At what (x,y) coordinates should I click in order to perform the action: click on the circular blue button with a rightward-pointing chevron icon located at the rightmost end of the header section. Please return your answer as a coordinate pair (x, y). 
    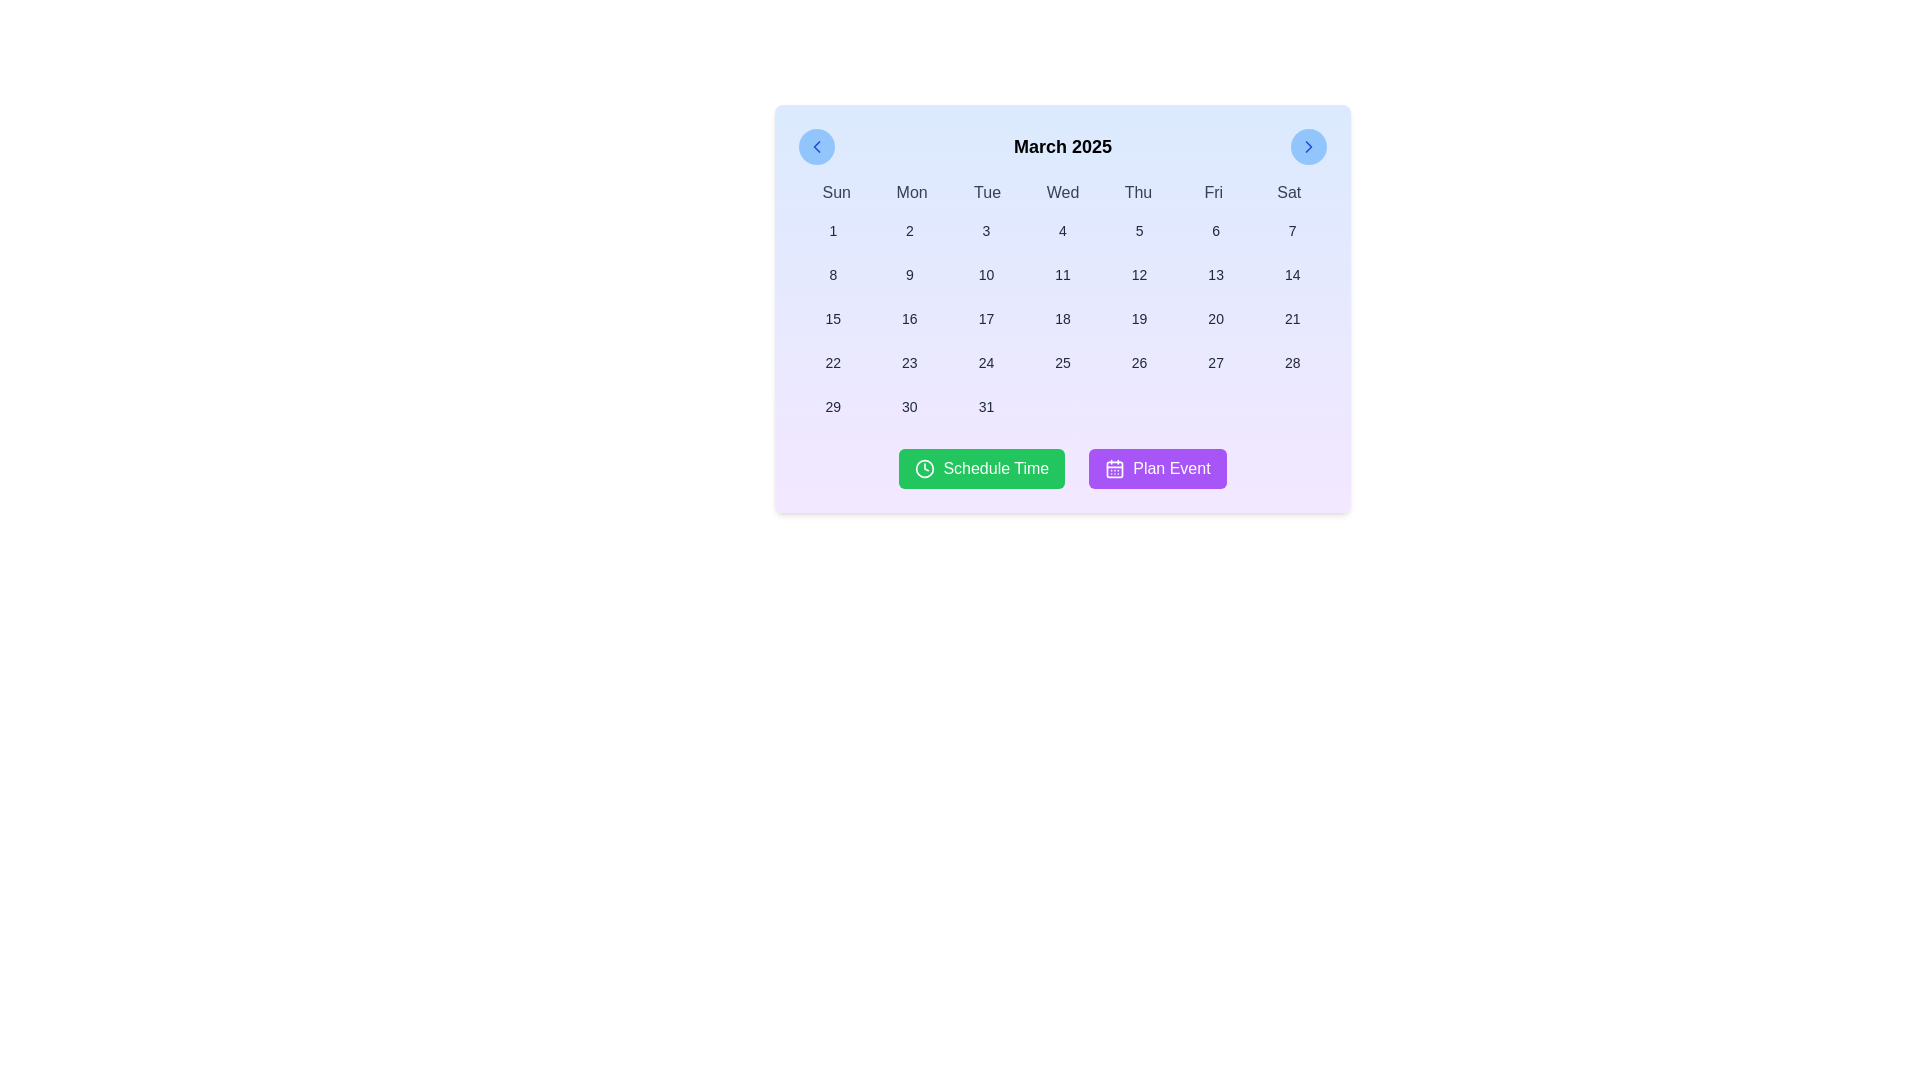
    Looking at the image, I should click on (1309, 145).